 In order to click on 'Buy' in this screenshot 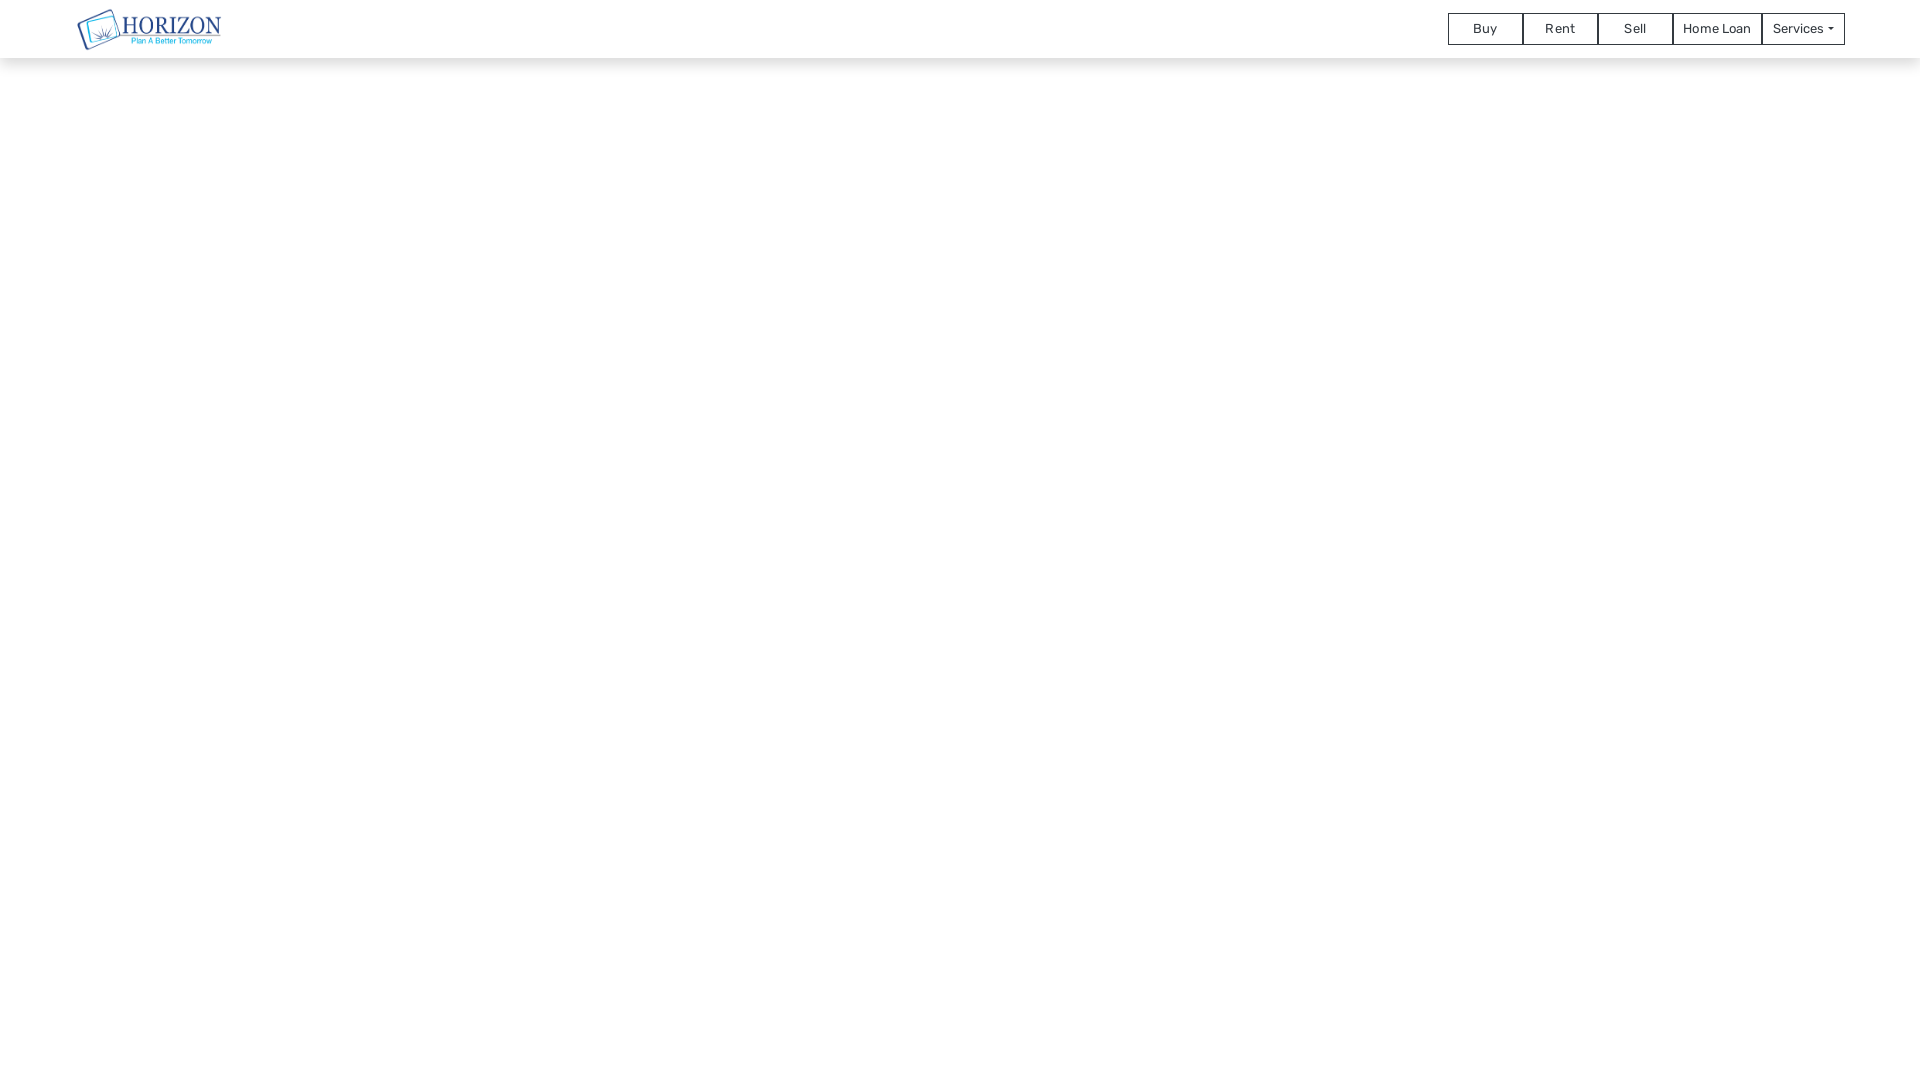, I will do `click(1485, 28)`.